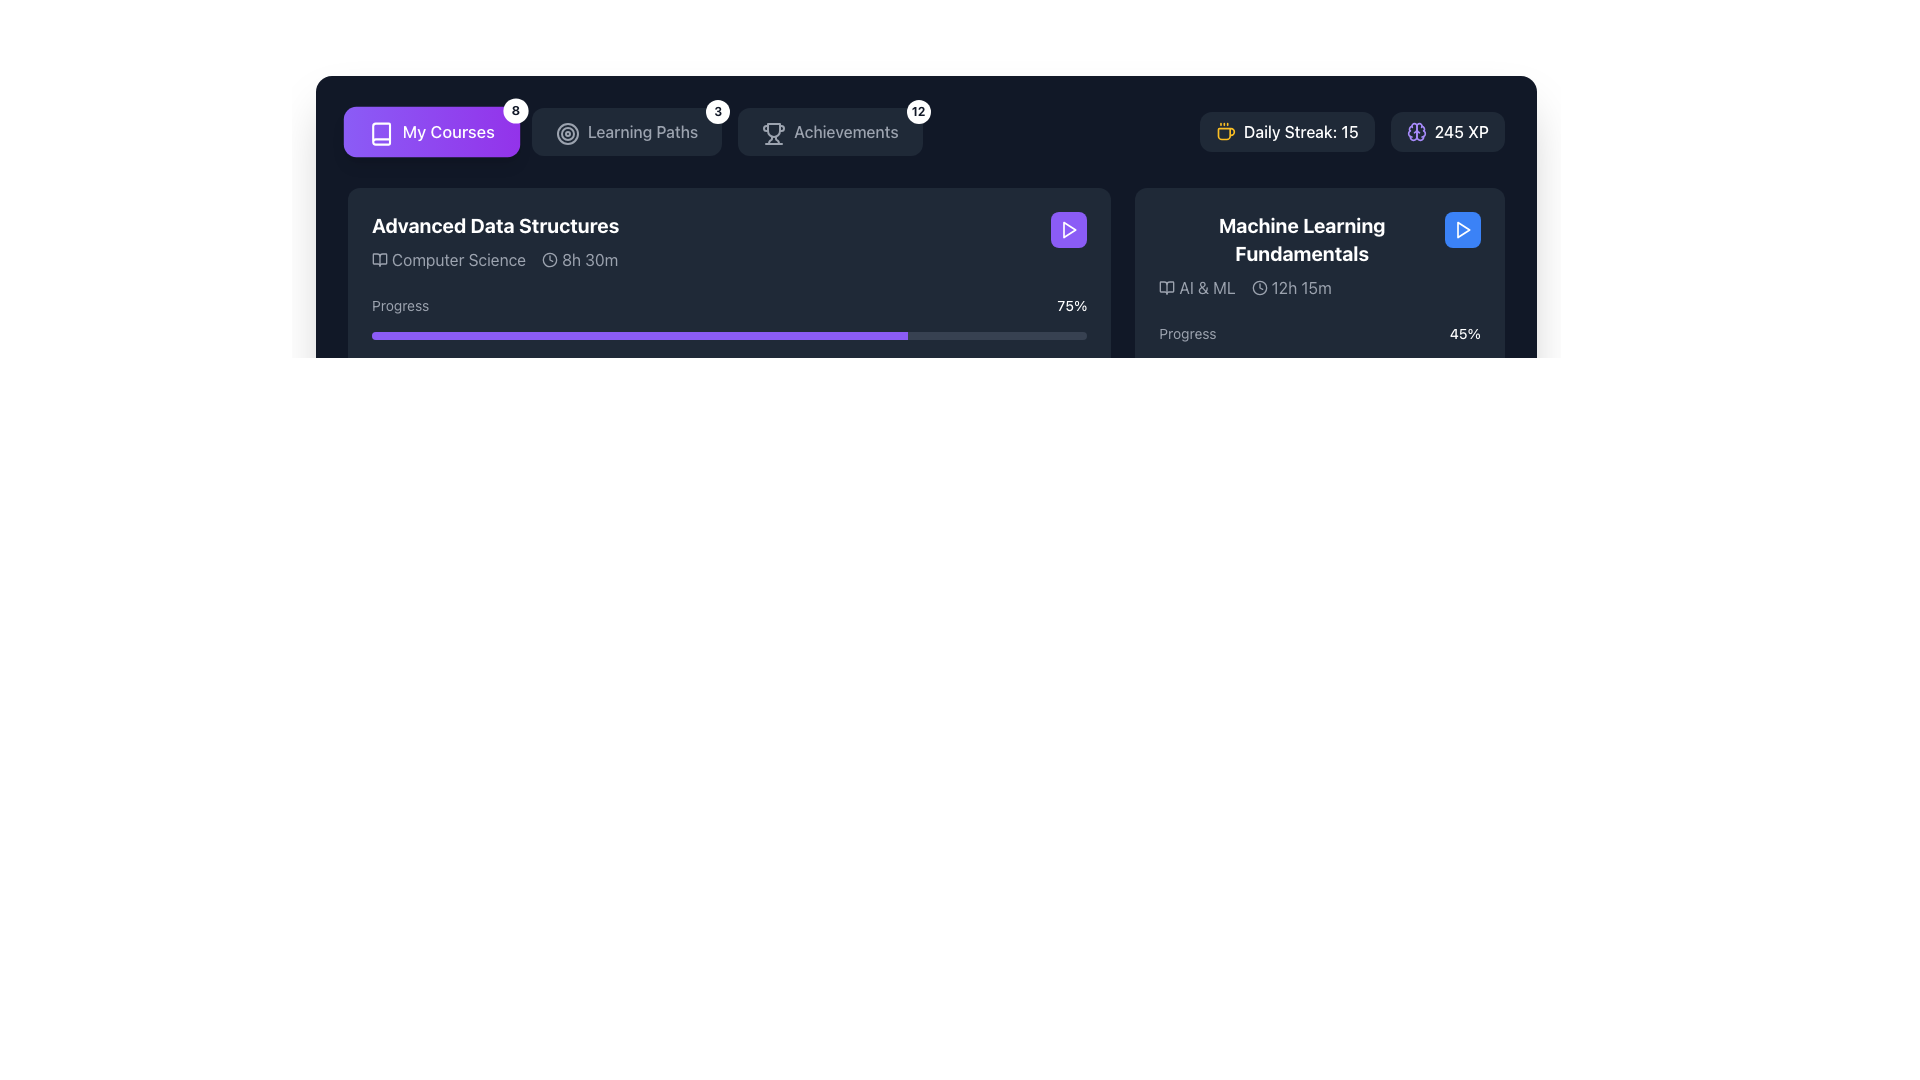 This screenshot has height=1080, width=1920. What do you see at coordinates (1320, 363) in the screenshot?
I see `the progress value displayed on the horizontal progress bar located below the 'Progress' and '45%' indicators in the 'Machine Learning Fundamentals' card` at bounding box center [1320, 363].